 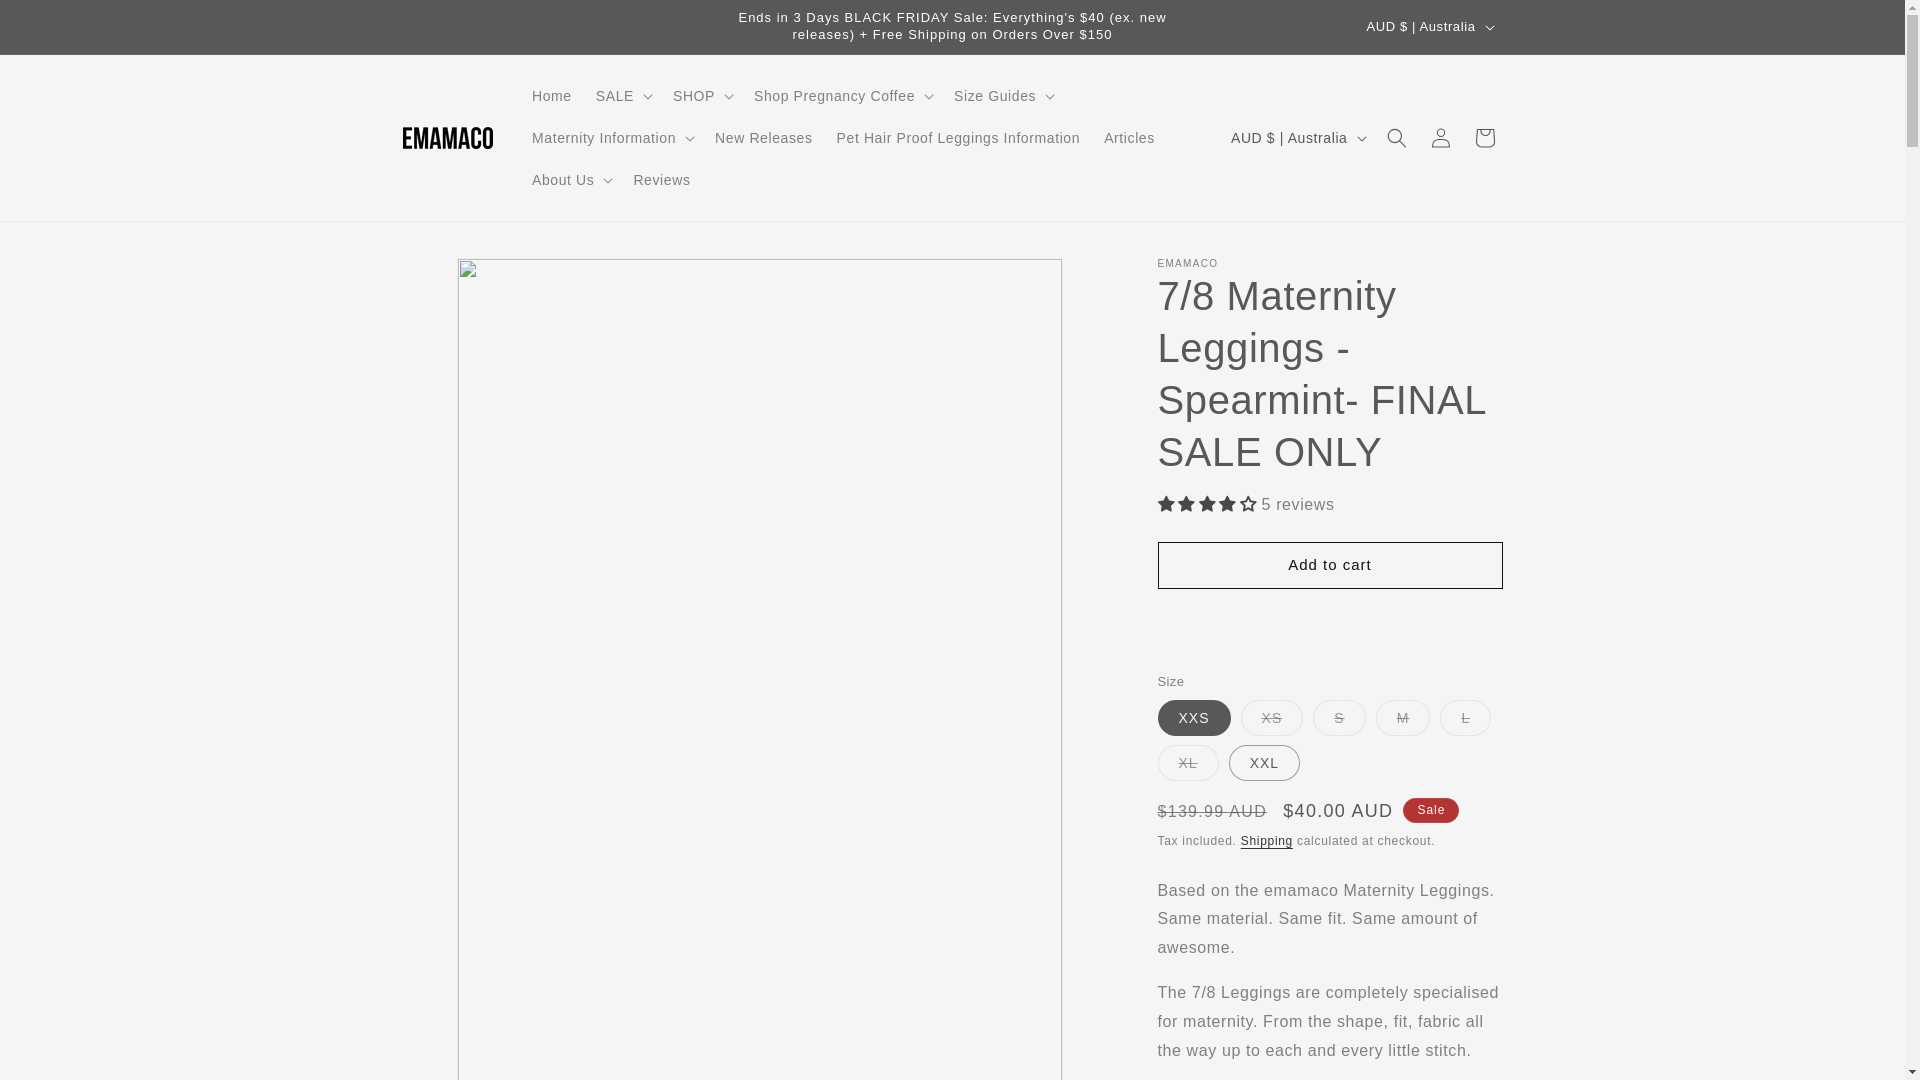 What do you see at coordinates (661, 180) in the screenshot?
I see `'Reviews'` at bounding box center [661, 180].